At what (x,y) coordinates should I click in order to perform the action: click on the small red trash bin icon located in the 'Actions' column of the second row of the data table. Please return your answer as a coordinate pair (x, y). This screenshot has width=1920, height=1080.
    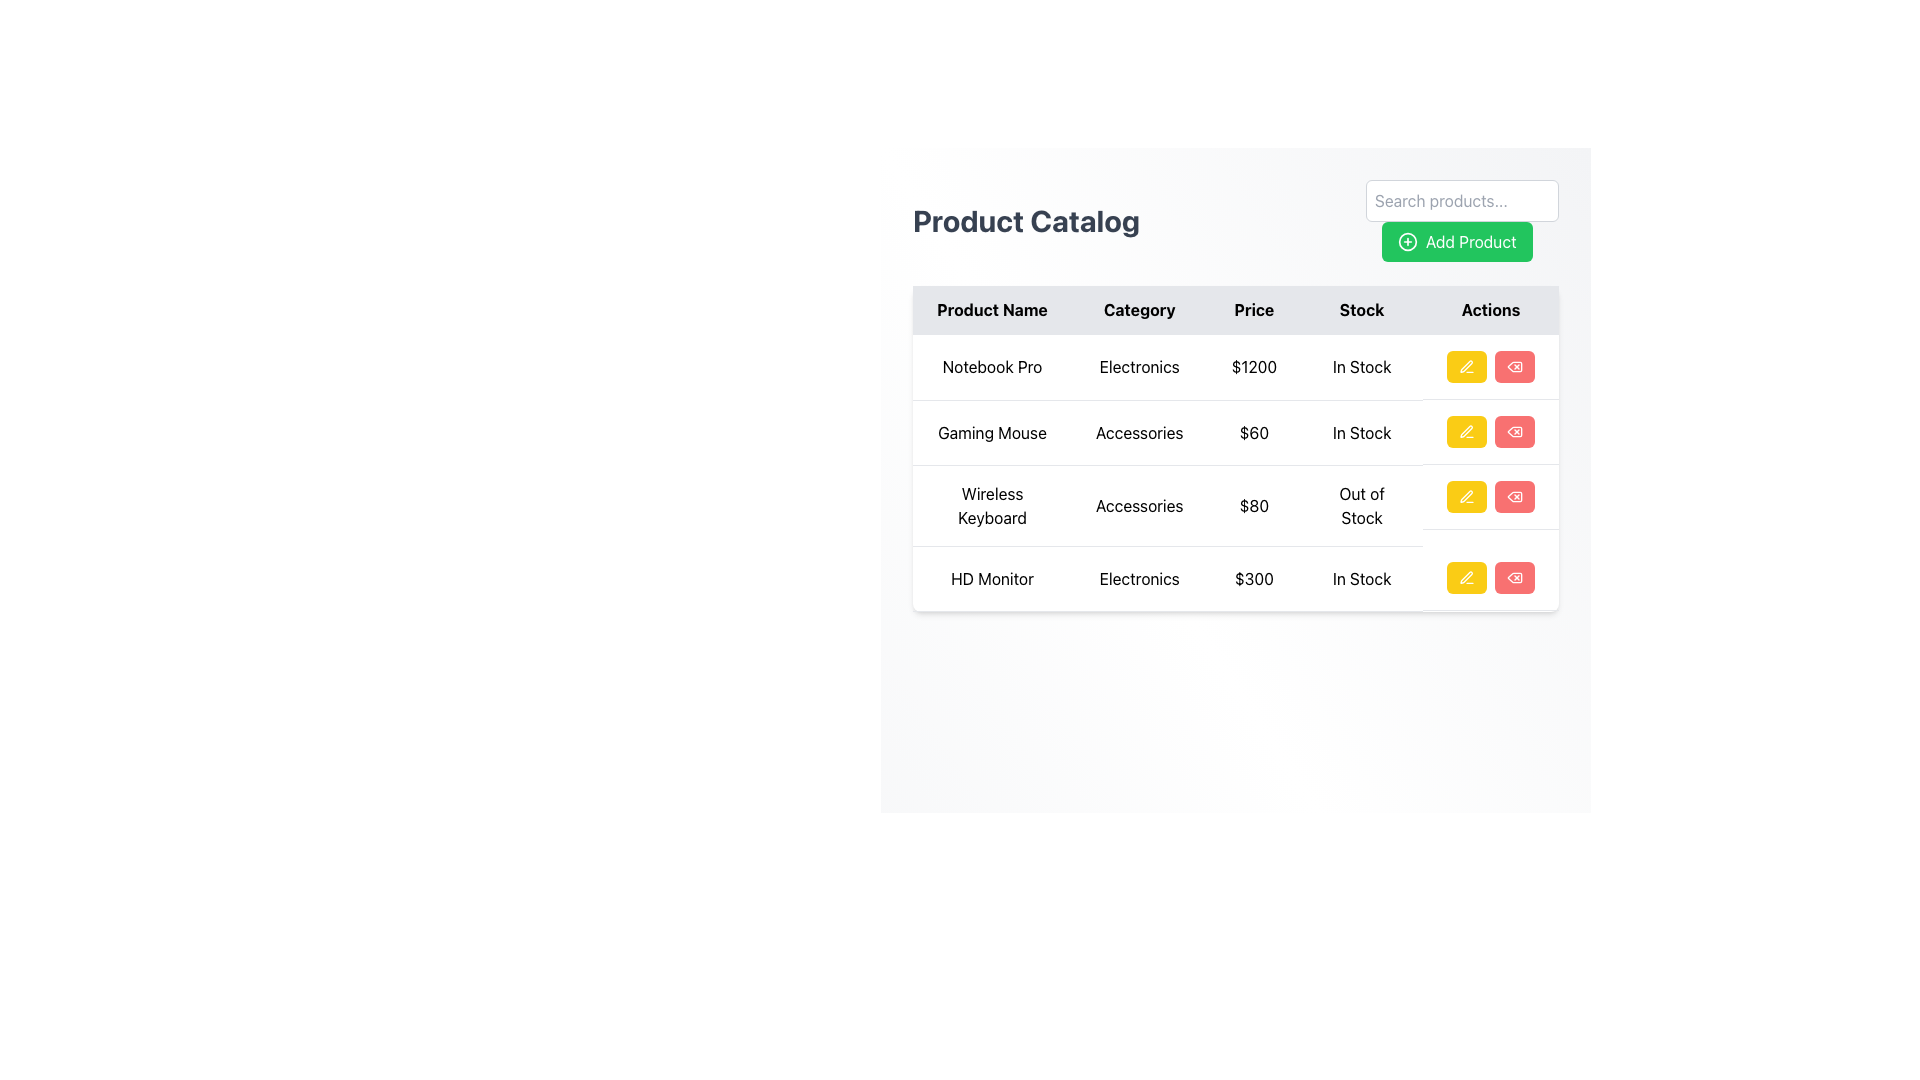
    Looking at the image, I should click on (1515, 431).